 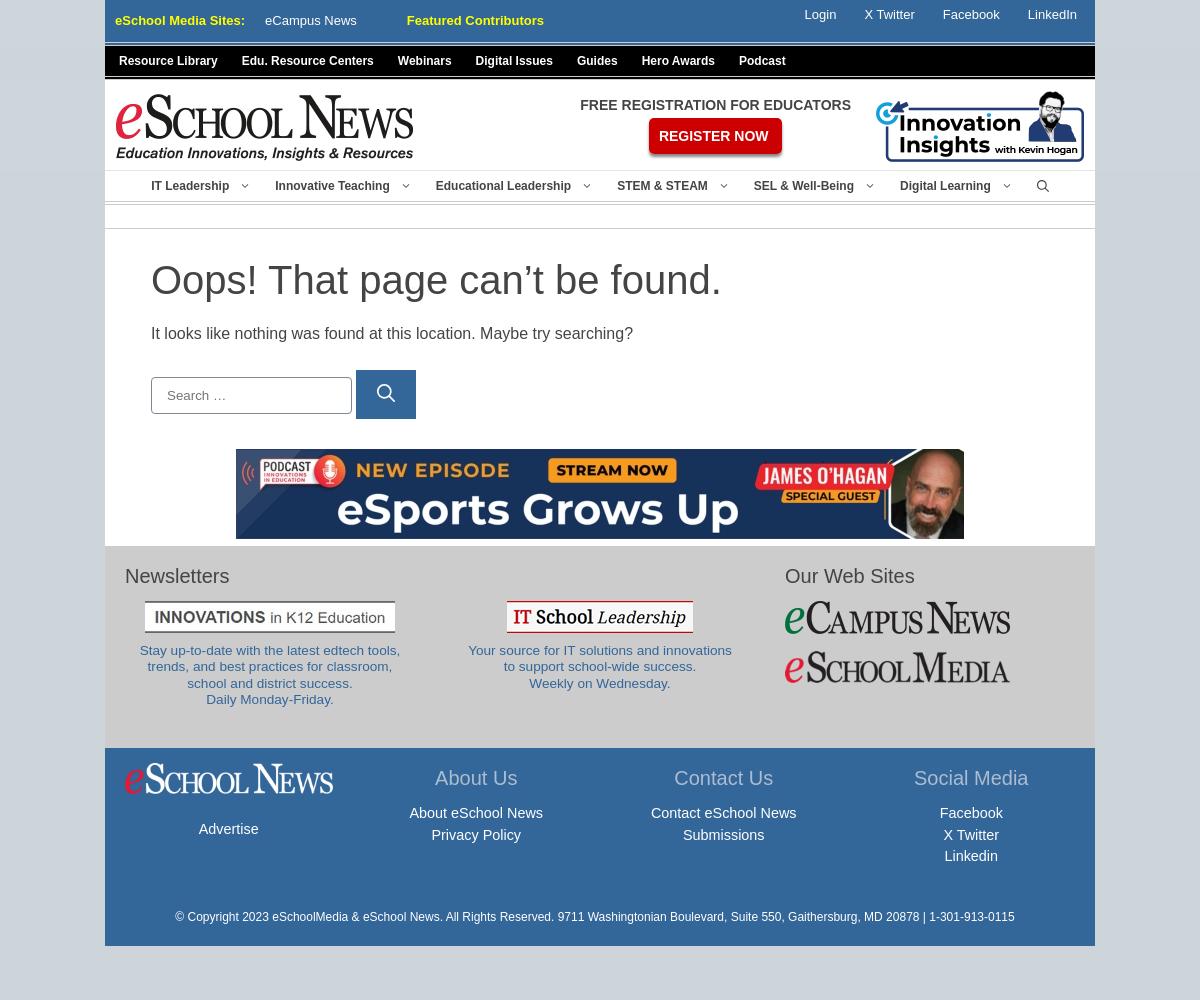 What do you see at coordinates (227, 828) in the screenshot?
I see `'Advertise'` at bounding box center [227, 828].